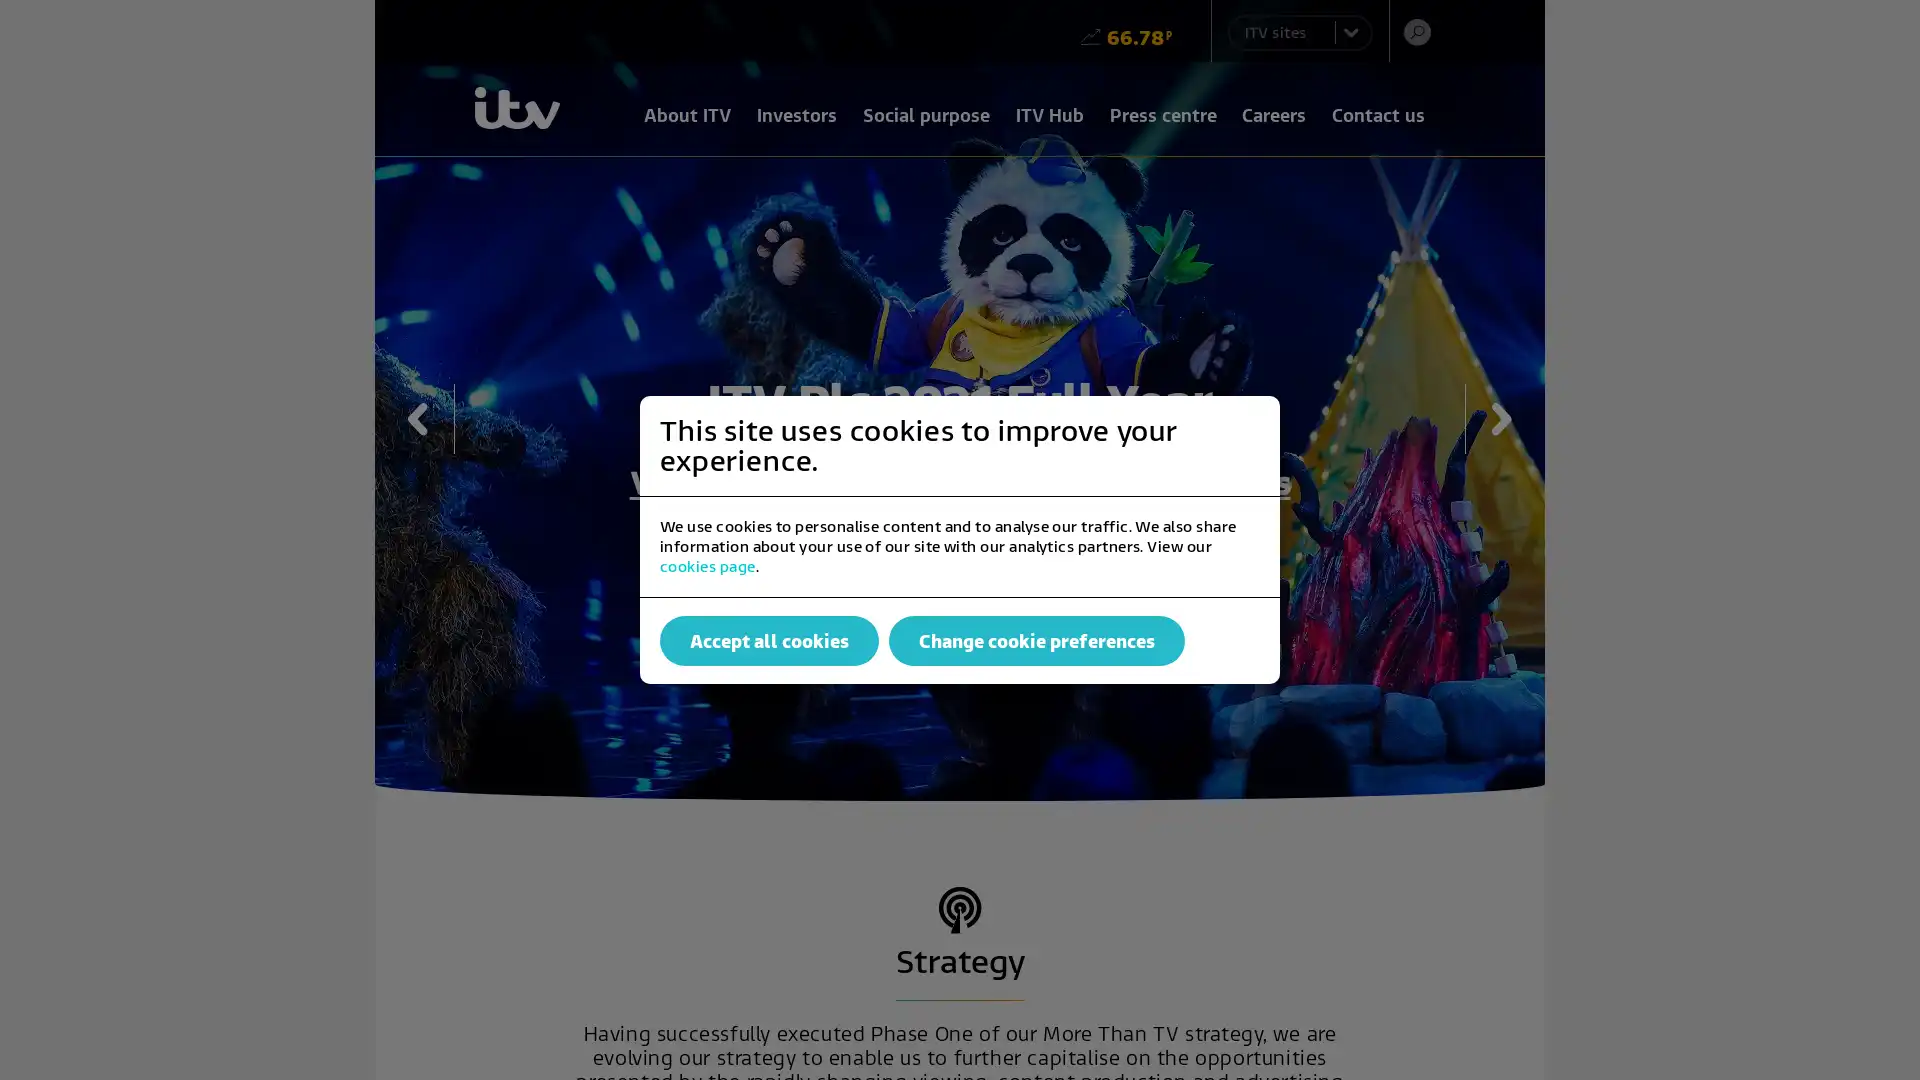  What do you see at coordinates (1491, 418) in the screenshot?
I see `Next` at bounding box center [1491, 418].